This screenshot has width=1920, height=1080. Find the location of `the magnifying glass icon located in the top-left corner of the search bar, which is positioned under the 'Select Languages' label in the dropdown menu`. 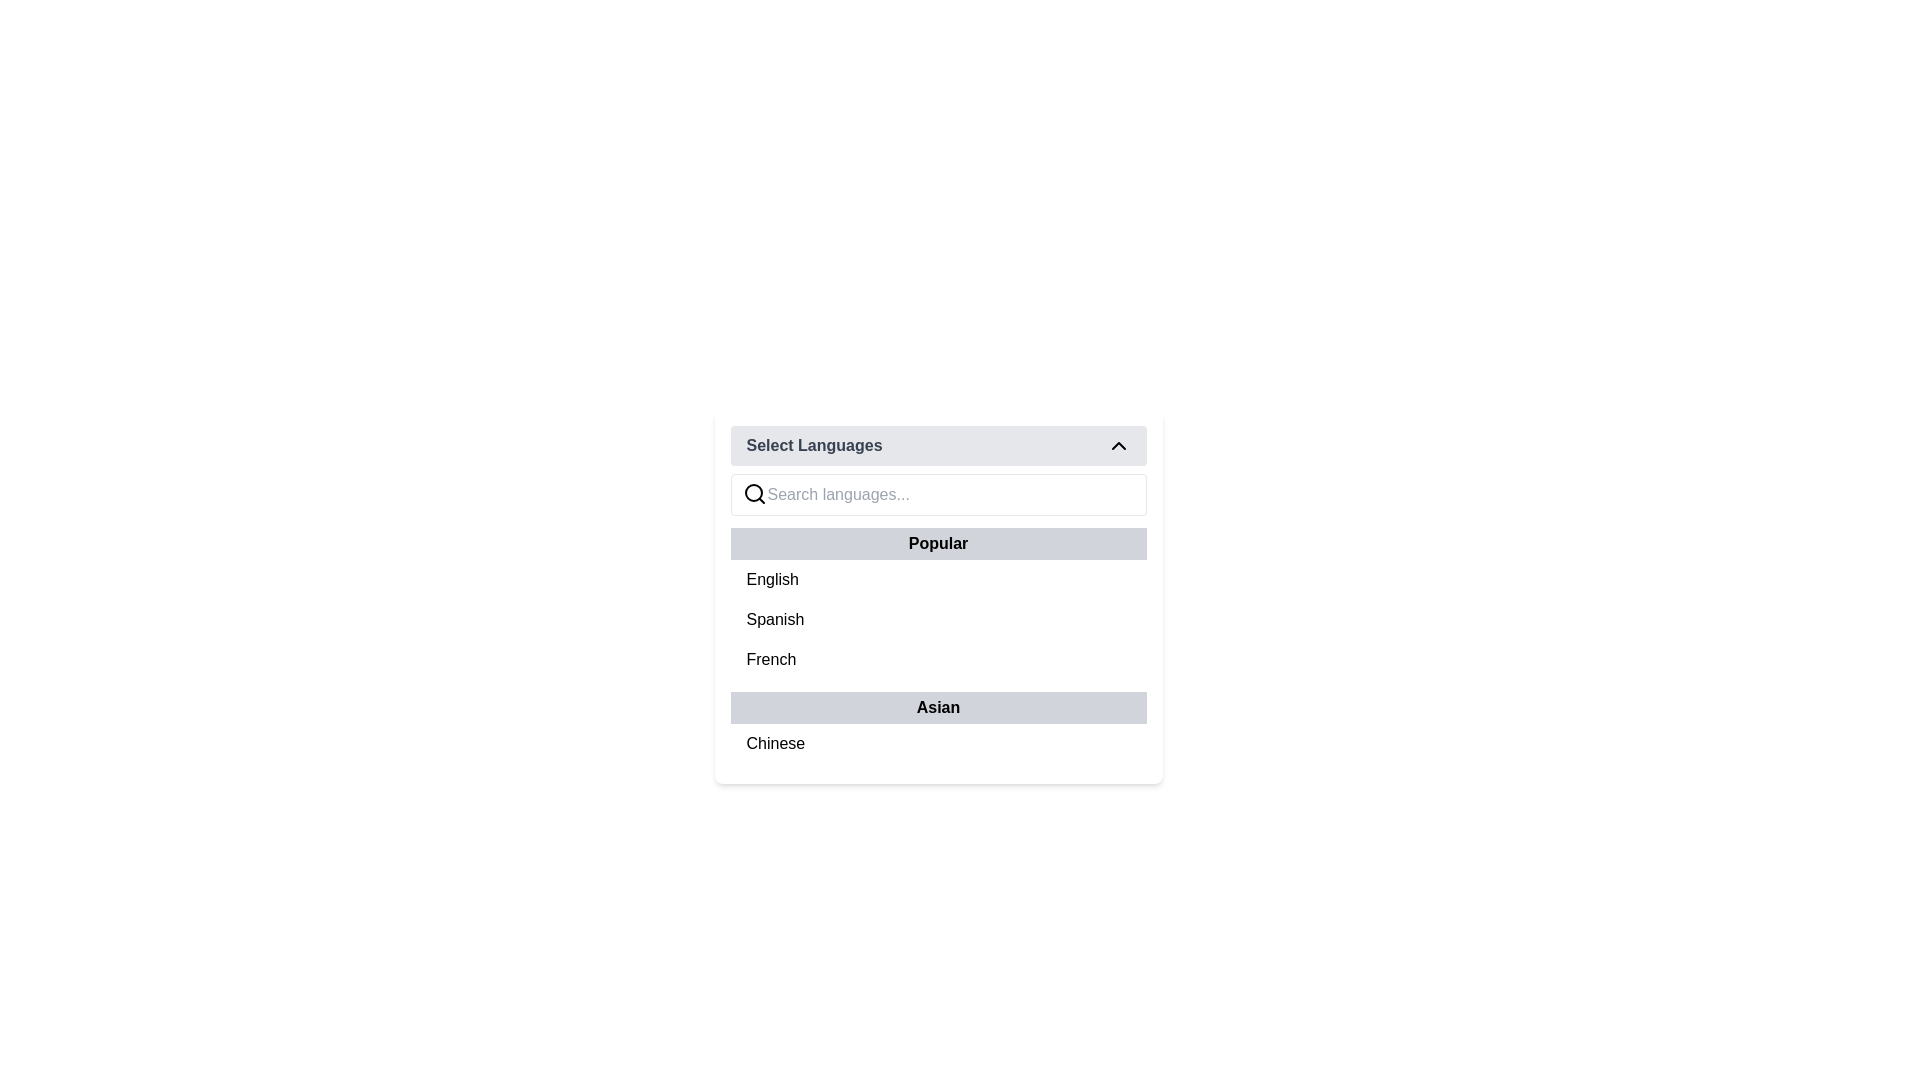

the magnifying glass icon located in the top-left corner of the search bar, which is positioned under the 'Select Languages' label in the dropdown menu is located at coordinates (753, 493).